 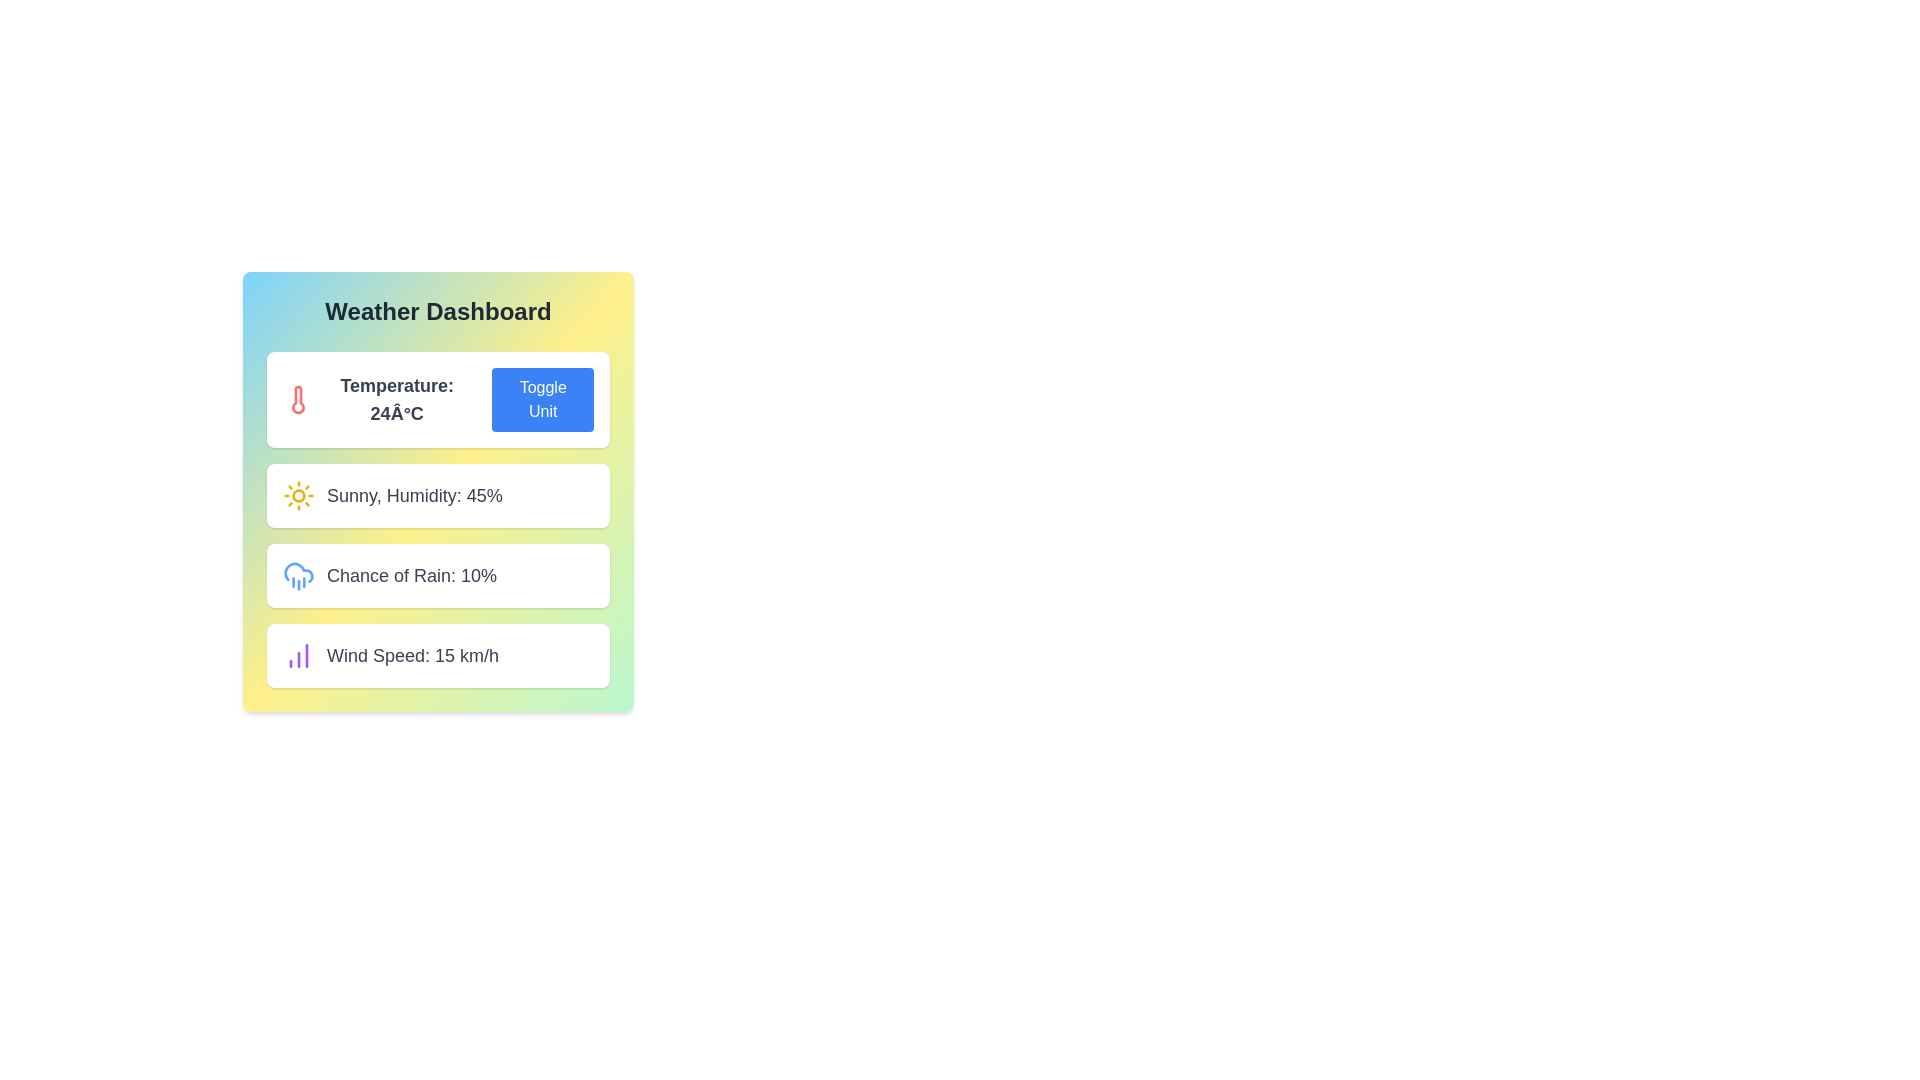 What do you see at coordinates (437, 495) in the screenshot?
I see `the weather information display section that shows 'Sunny' with humidity level '45%', located centrally in the weather dashboard` at bounding box center [437, 495].